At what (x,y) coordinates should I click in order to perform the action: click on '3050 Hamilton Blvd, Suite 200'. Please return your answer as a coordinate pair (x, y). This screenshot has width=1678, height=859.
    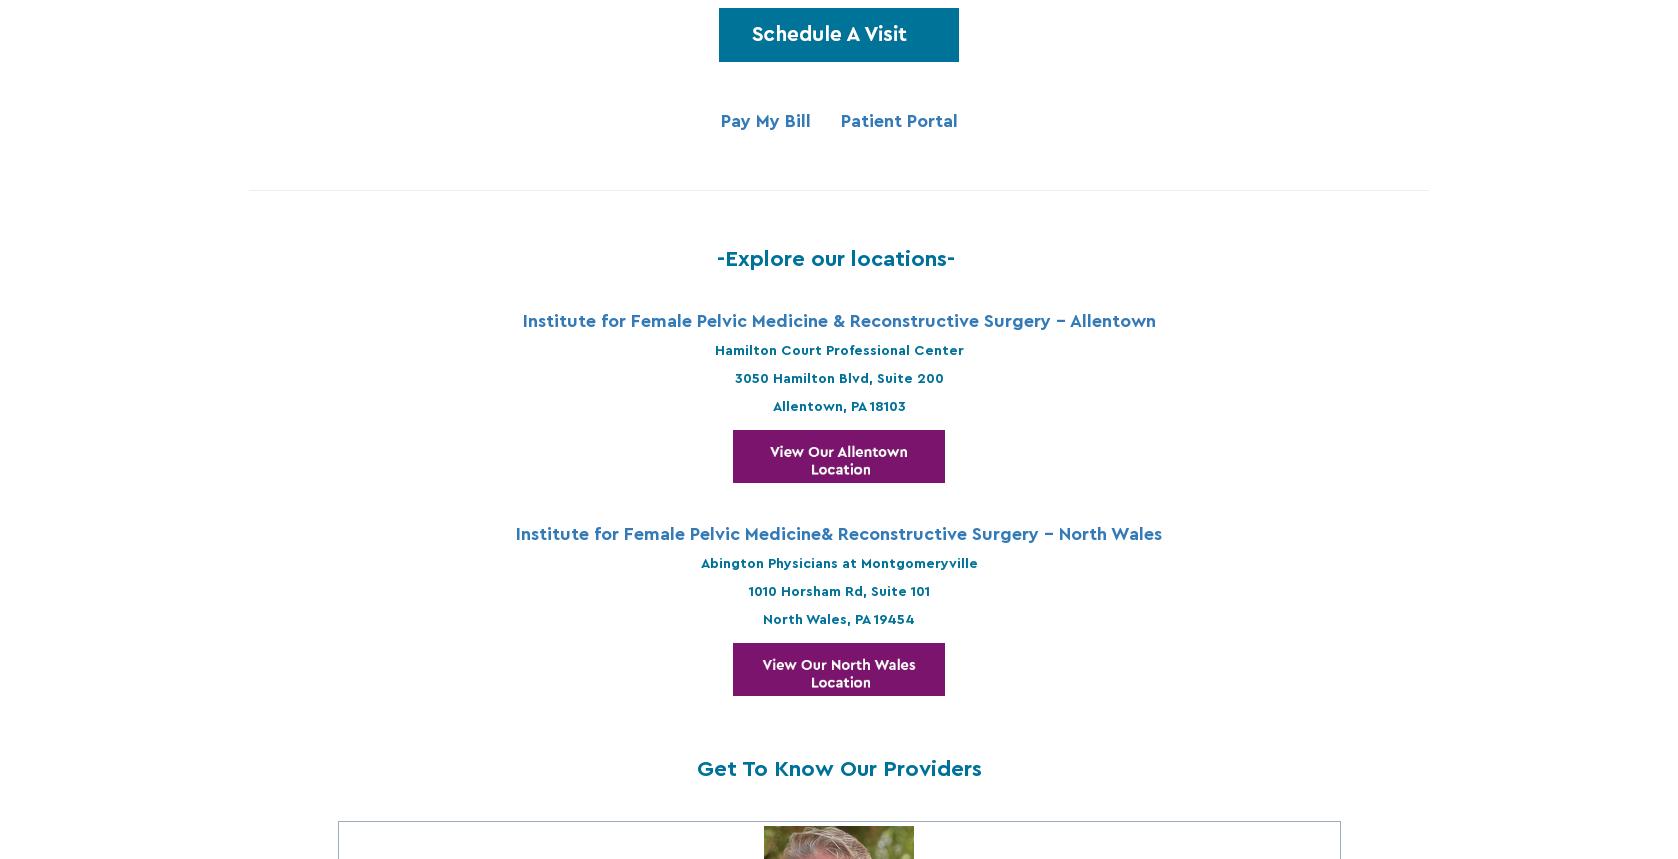
    Looking at the image, I should click on (837, 376).